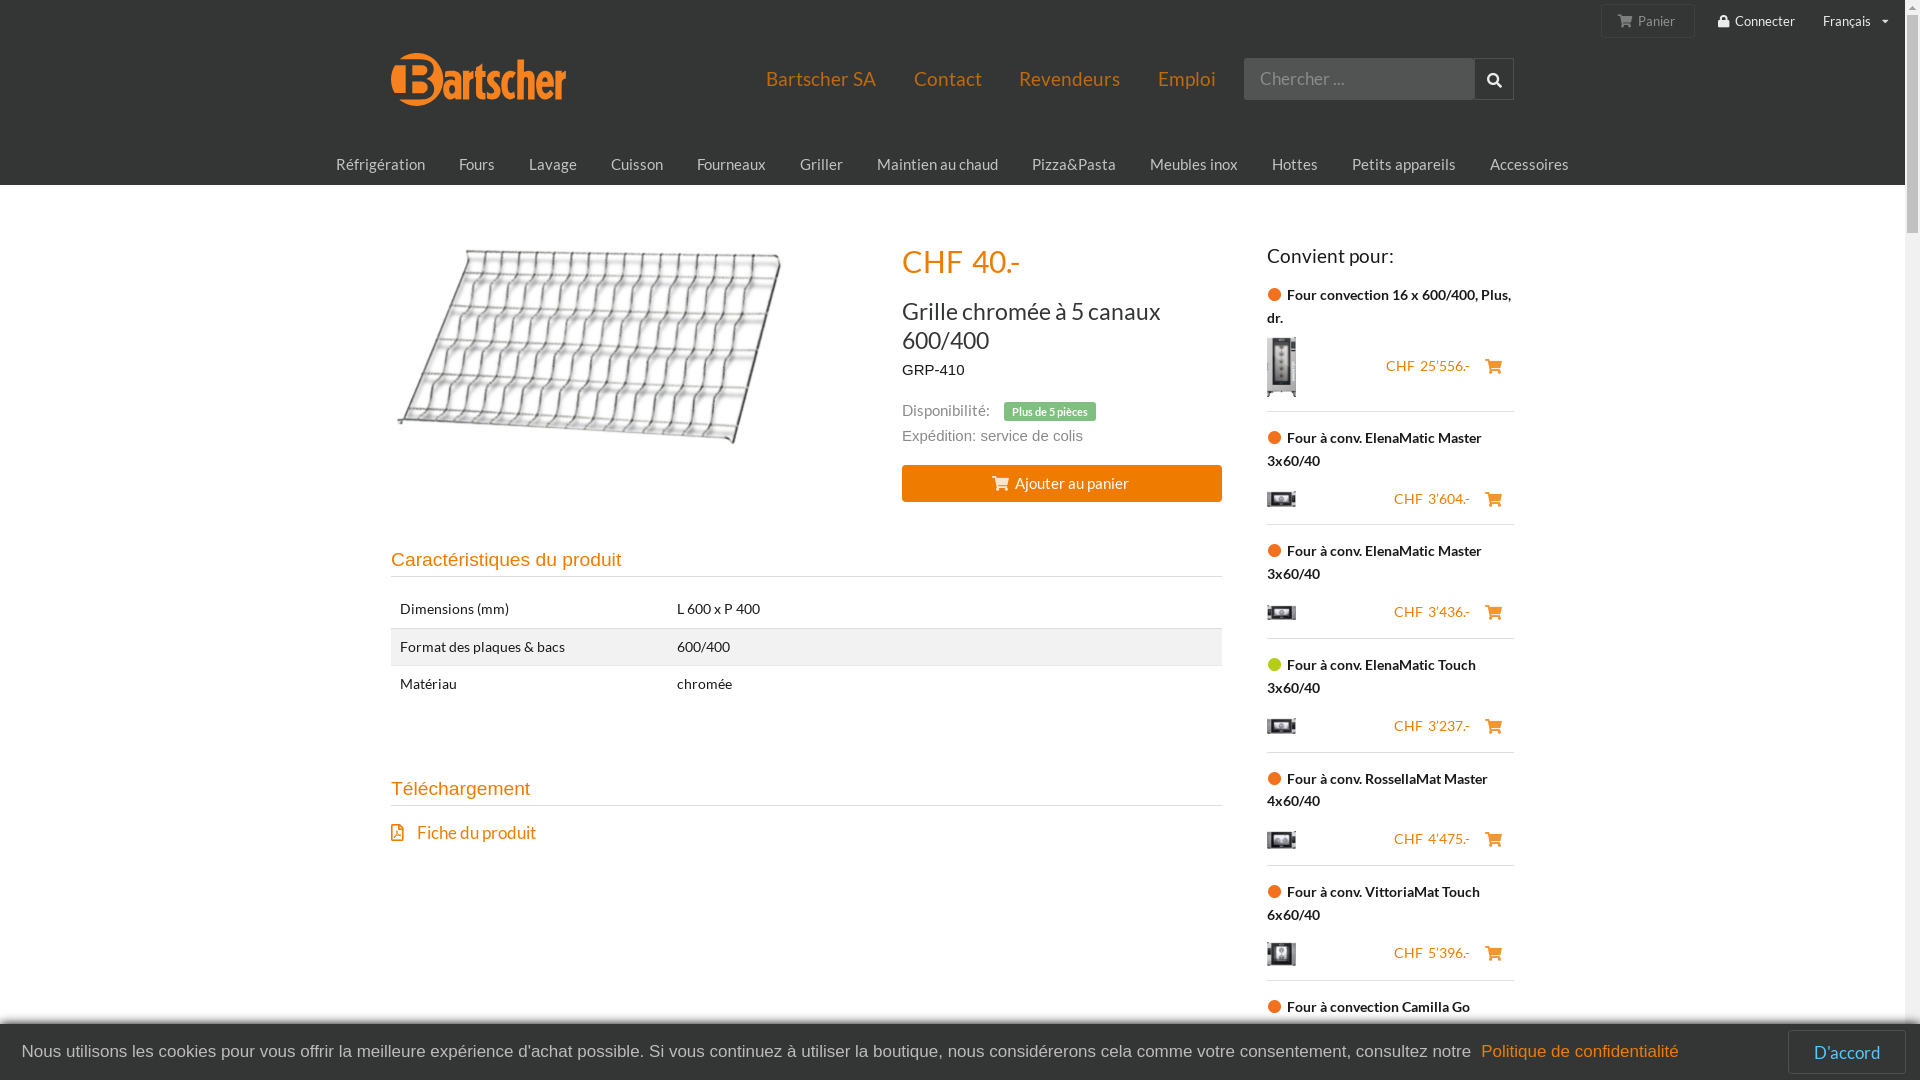 The height and width of the screenshot is (1080, 1920). Describe the element at coordinates (1528, 164) in the screenshot. I see `'Accessoires'` at that location.